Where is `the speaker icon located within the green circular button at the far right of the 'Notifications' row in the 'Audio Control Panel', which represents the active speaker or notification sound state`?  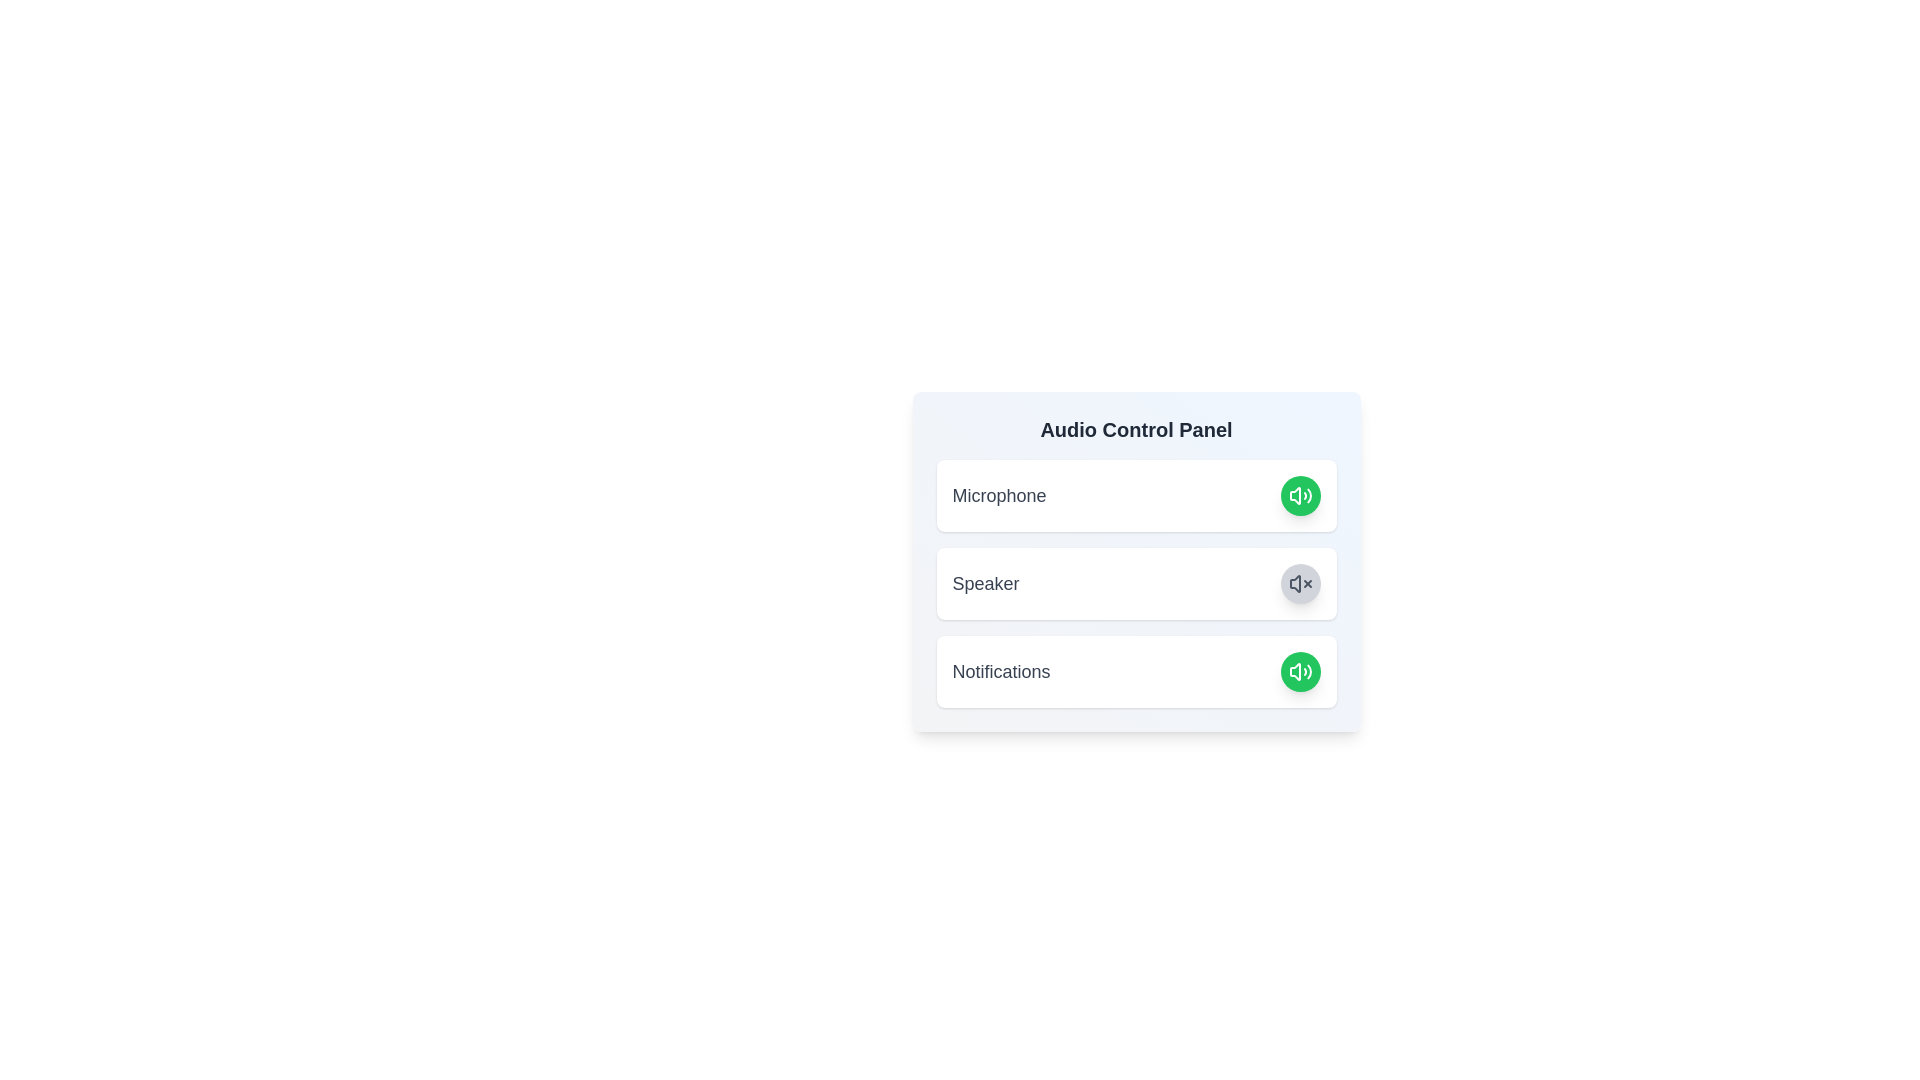 the speaker icon located within the green circular button at the far right of the 'Notifications' row in the 'Audio Control Panel', which represents the active speaker or notification sound state is located at coordinates (1300, 495).